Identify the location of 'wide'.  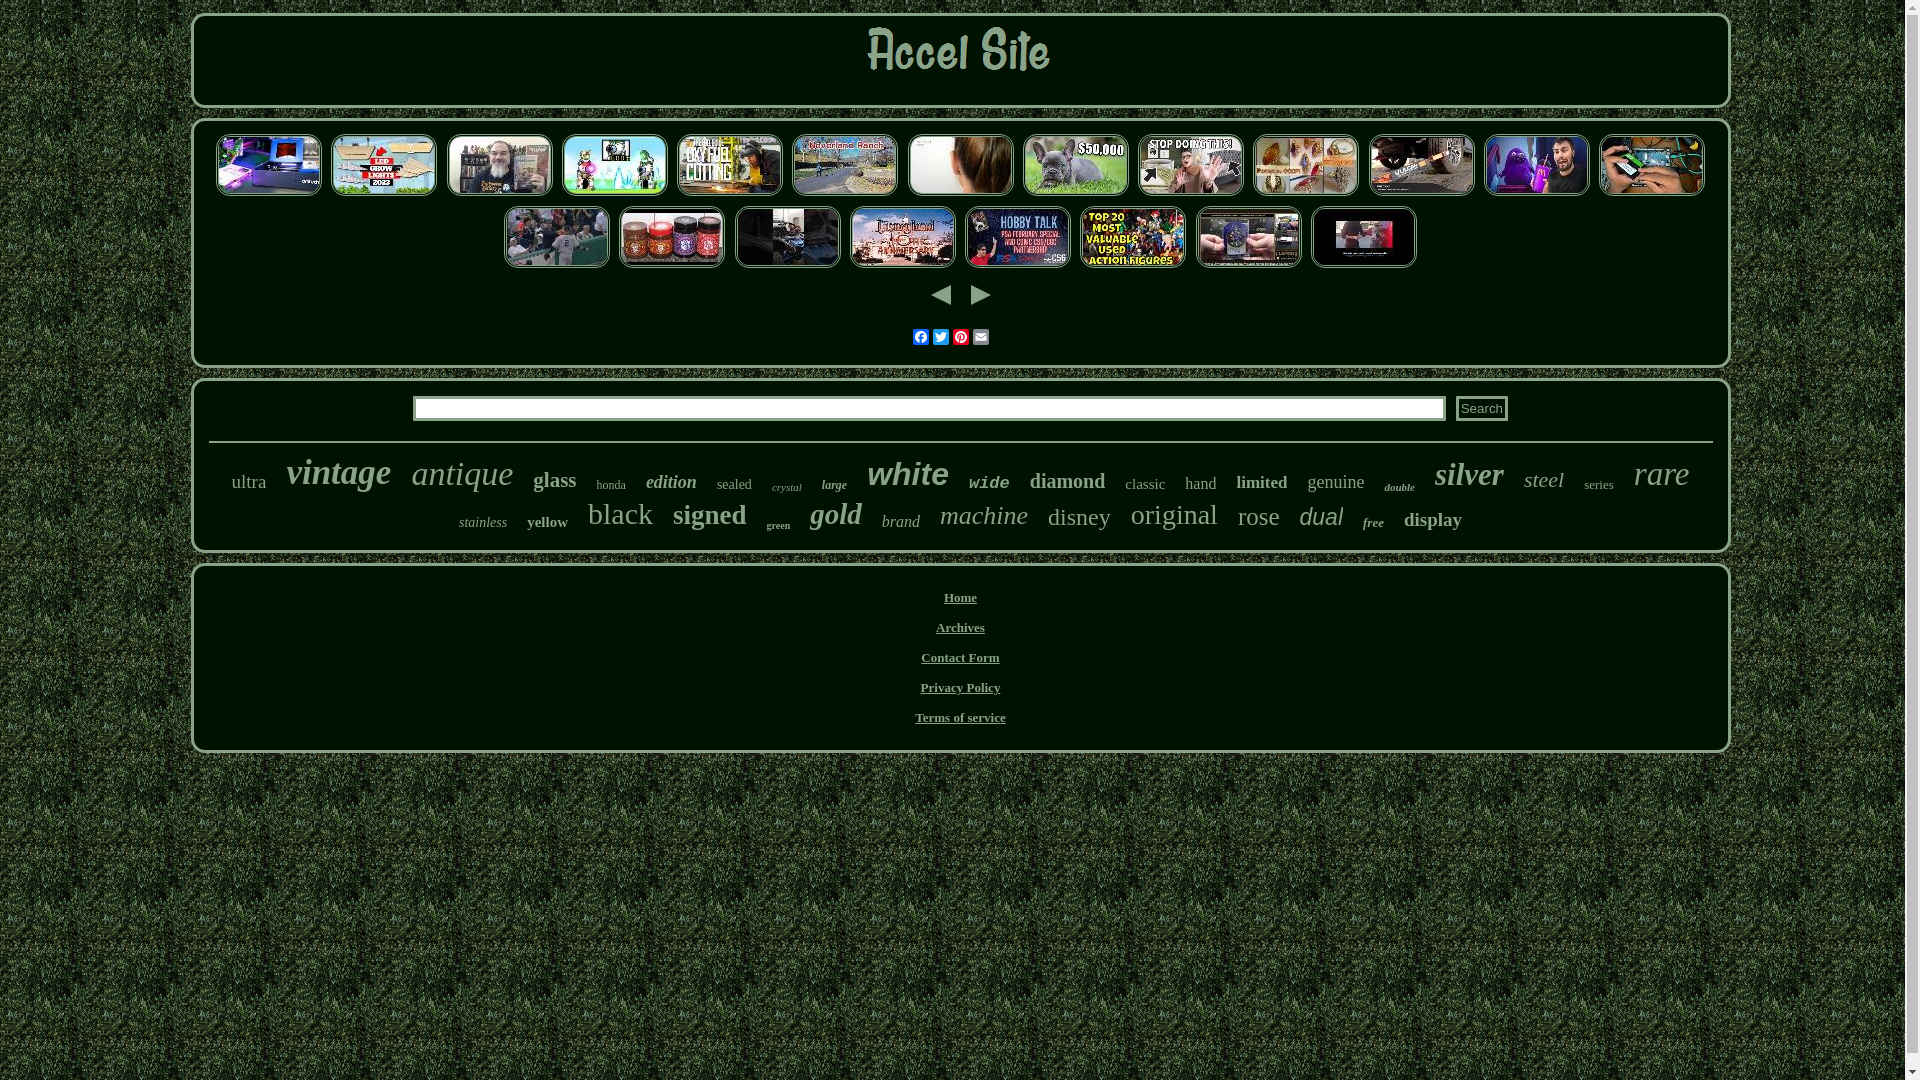
(969, 483).